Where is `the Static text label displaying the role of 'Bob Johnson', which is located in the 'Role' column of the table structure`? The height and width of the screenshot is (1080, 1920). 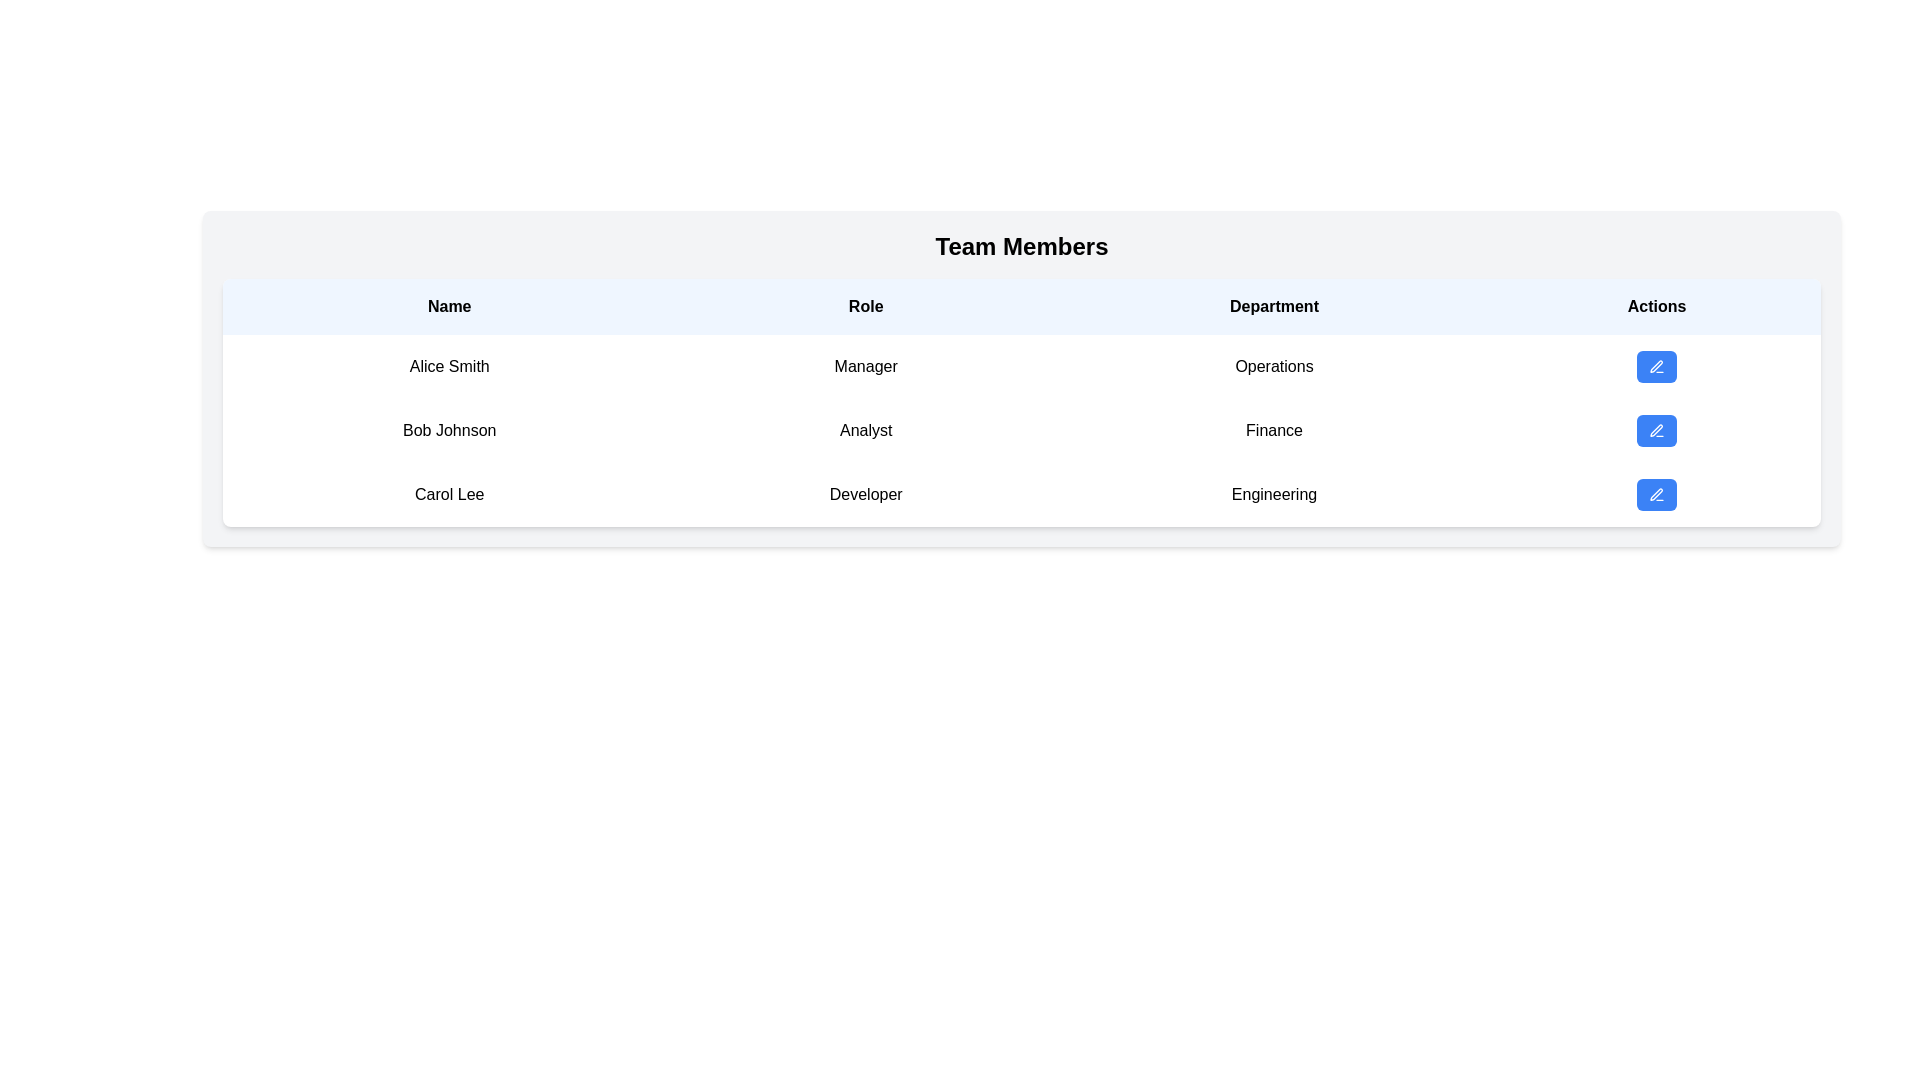 the Static text label displaying the role of 'Bob Johnson', which is located in the 'Role' column of the table structure is located at coordinates (866, 430).